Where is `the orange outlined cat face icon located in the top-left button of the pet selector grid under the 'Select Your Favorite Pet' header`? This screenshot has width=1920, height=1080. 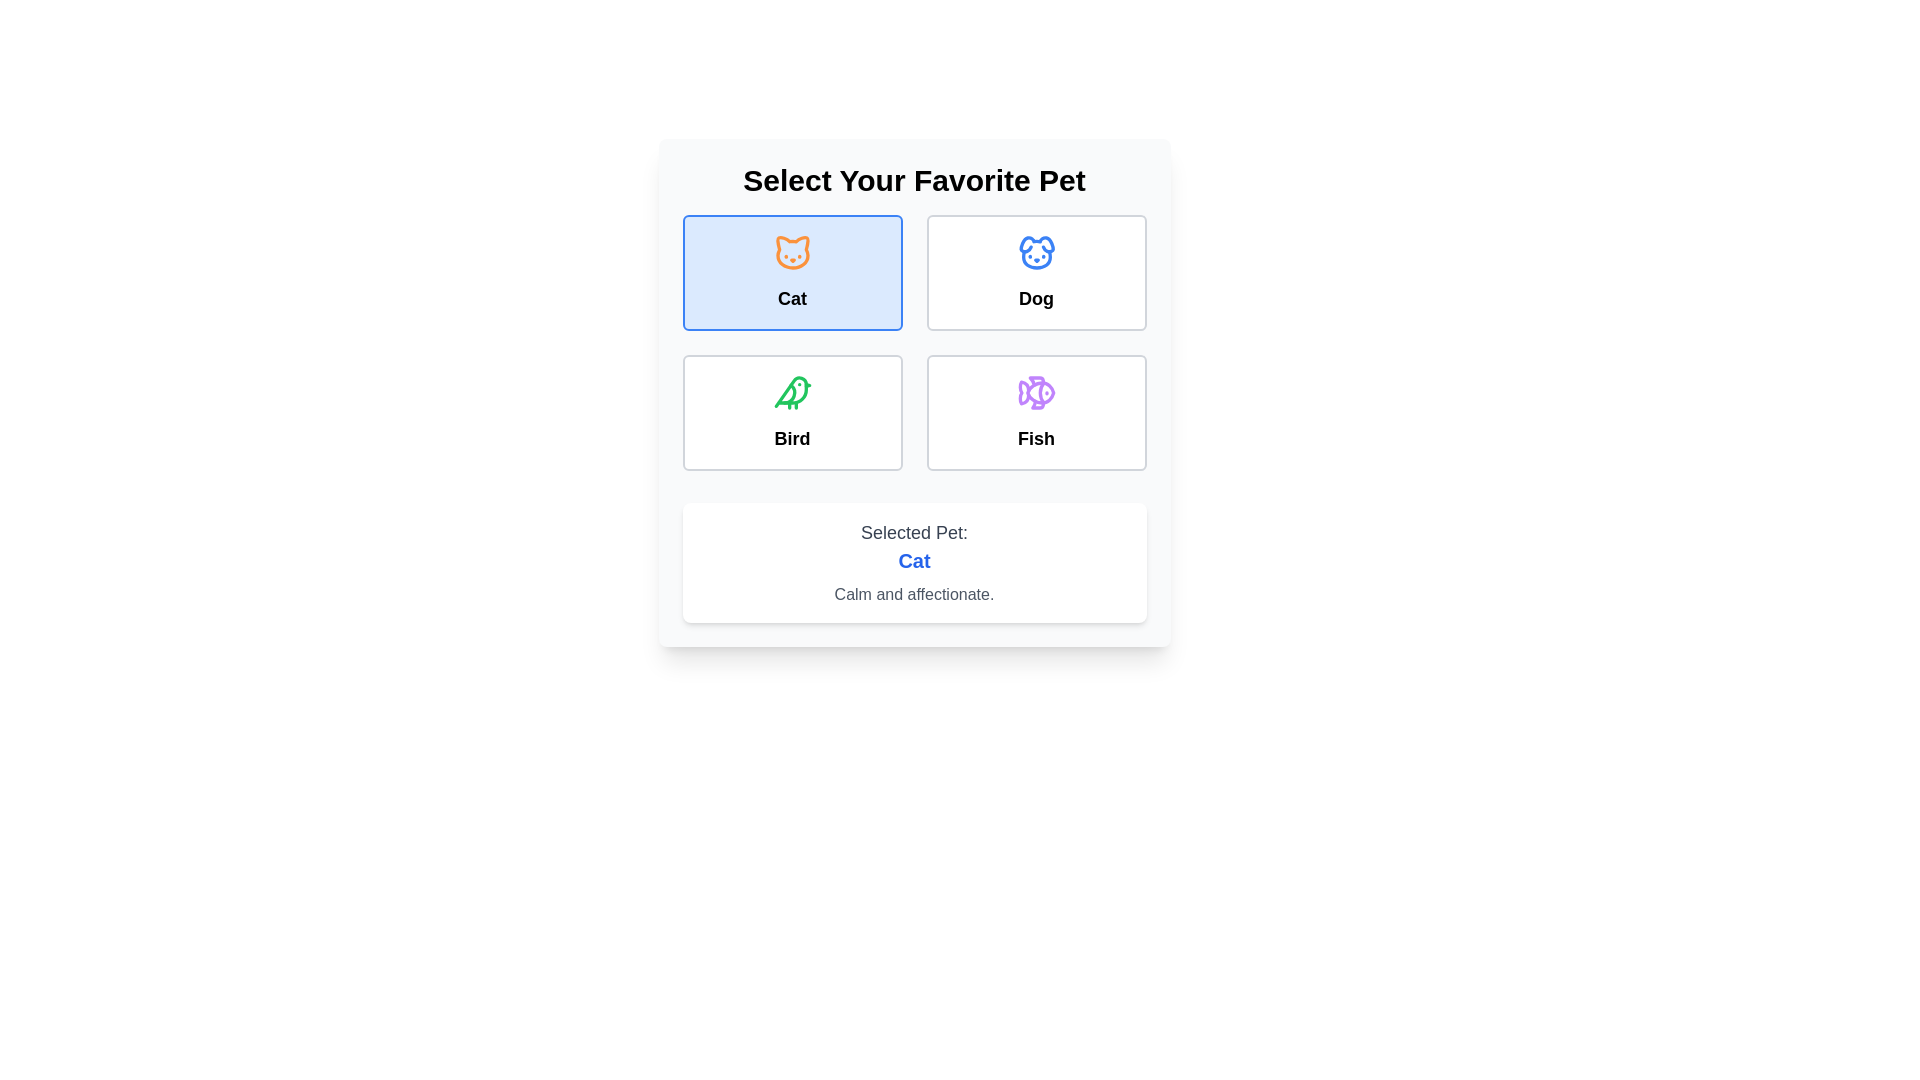
the orange outlined cat face icon located in the top-left button of the pet selector grid under the 'Select Your Favorite Pet' header is located at coordinates (791, 251).